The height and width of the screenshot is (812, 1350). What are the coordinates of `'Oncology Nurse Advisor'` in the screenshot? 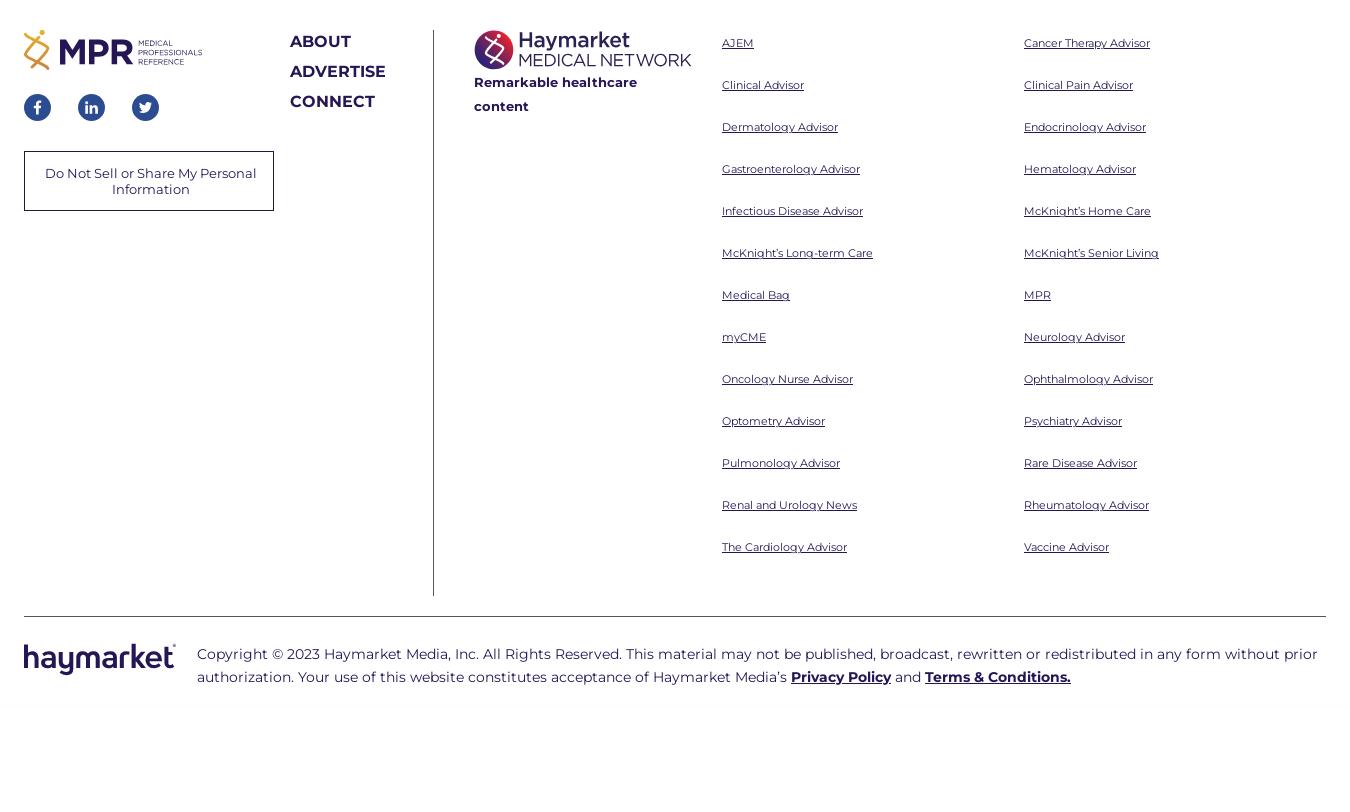 It's located at (786, 107).